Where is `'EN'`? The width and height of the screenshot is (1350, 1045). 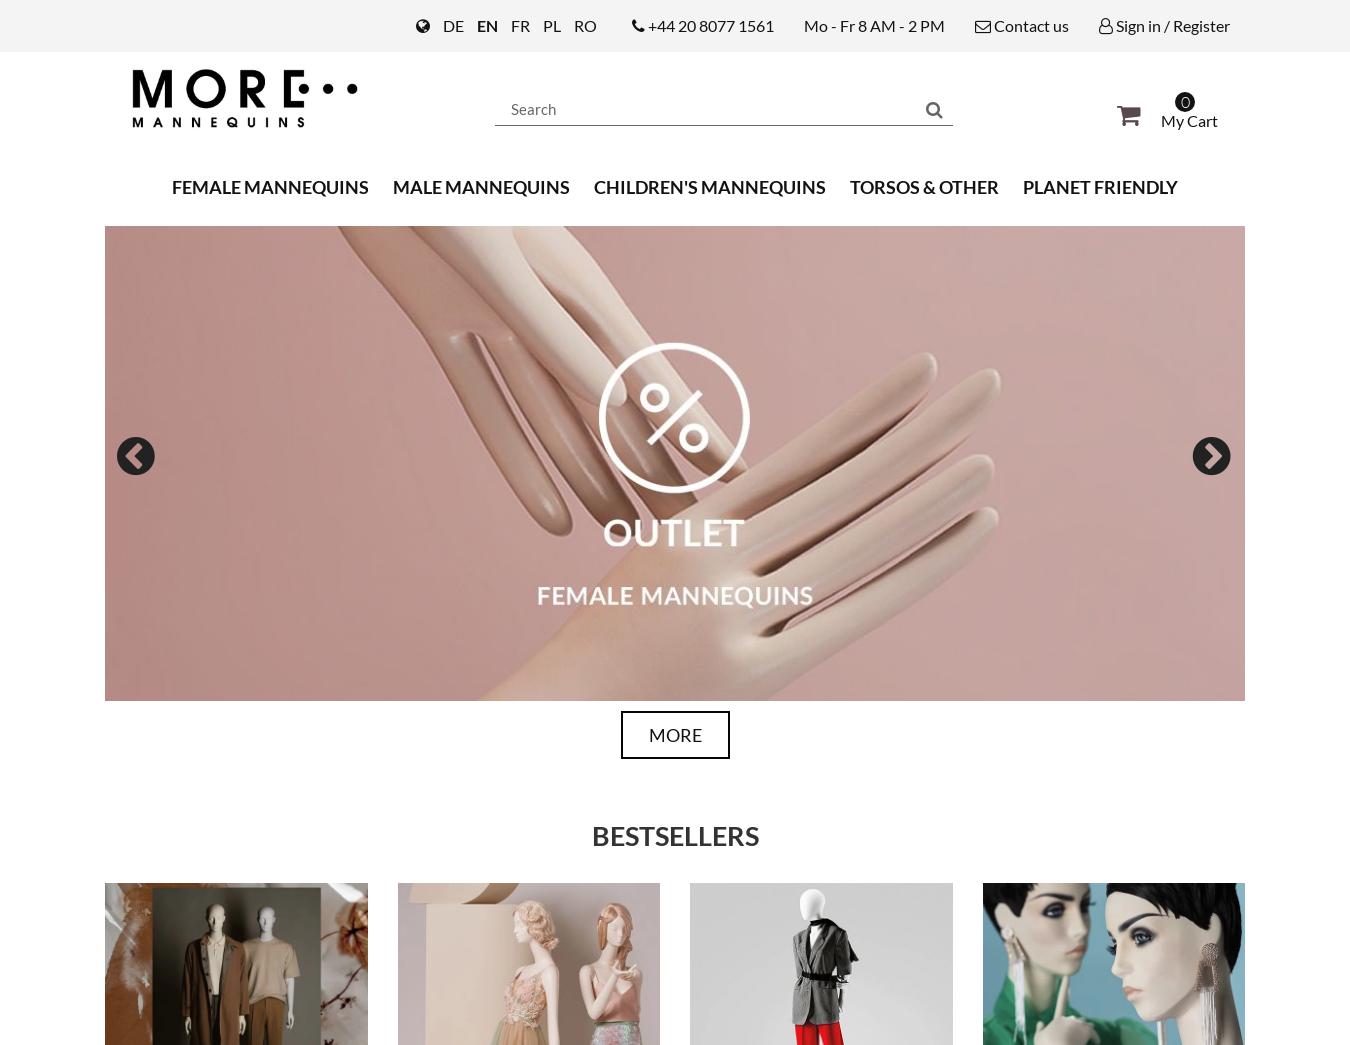 'EN' is located at coordinates (486, 24).